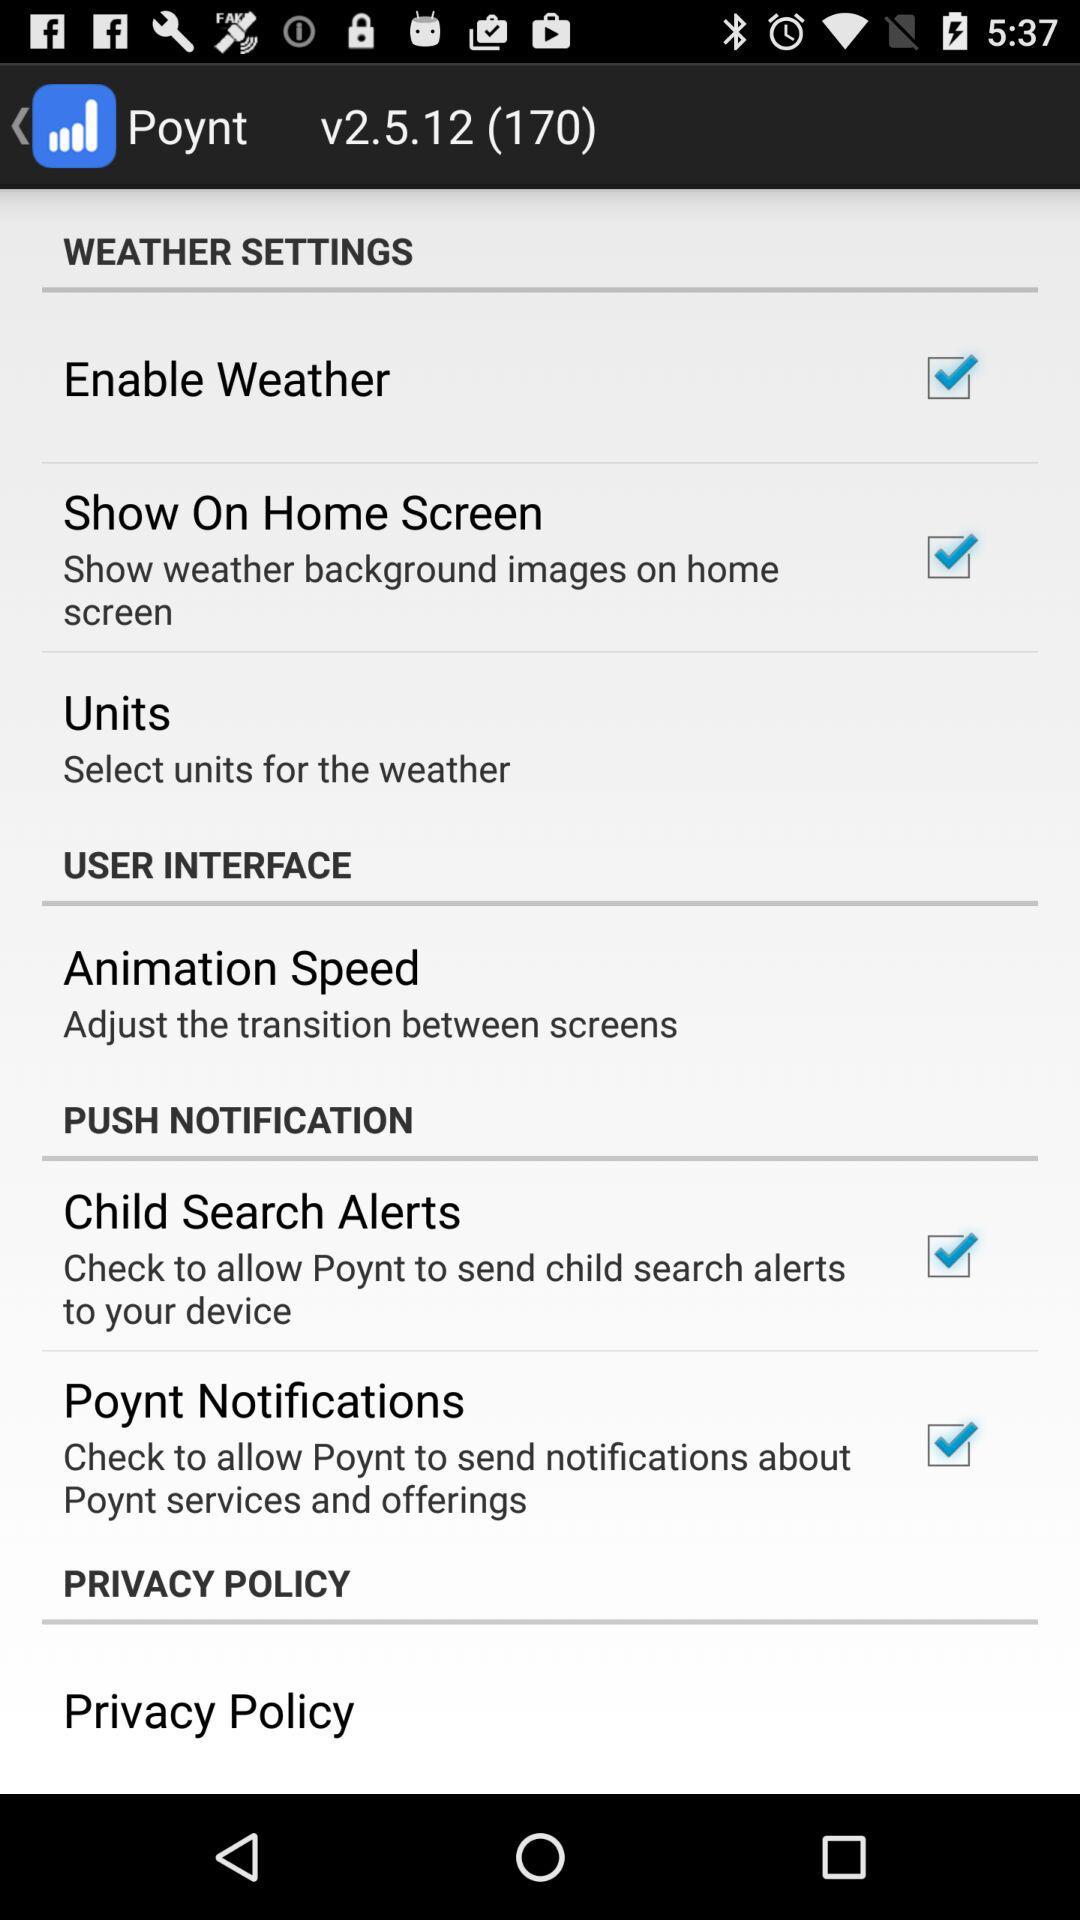 This screenshot has height=1920, width=1080. I want to click on icon below show on home, so click(463, 588).